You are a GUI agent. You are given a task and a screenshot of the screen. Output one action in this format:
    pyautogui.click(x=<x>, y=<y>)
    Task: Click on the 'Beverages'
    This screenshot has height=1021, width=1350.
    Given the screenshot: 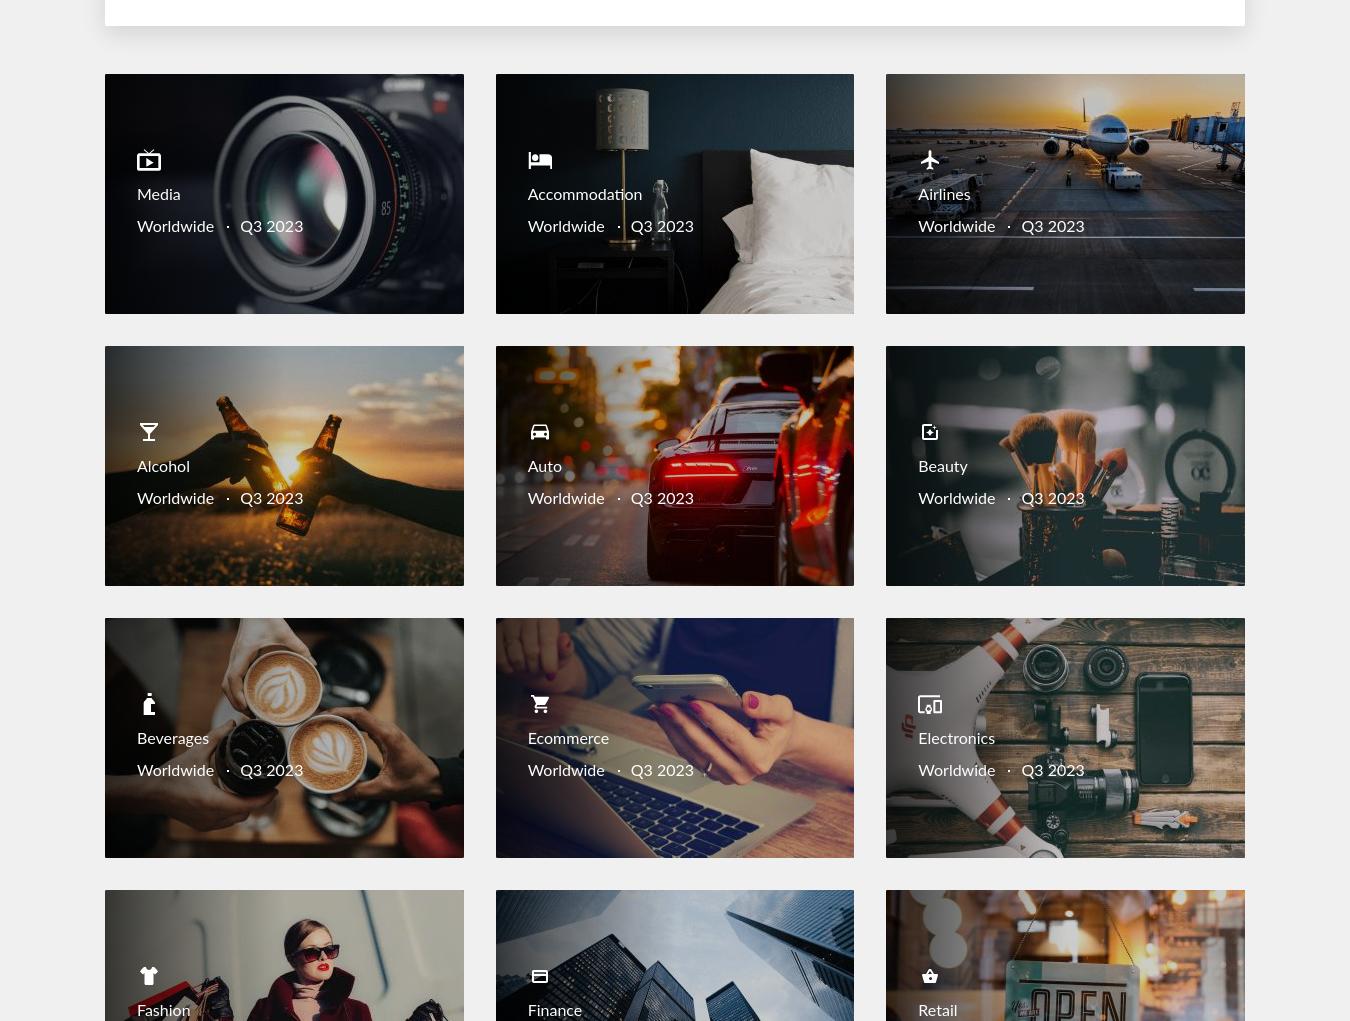 What is the action you would take?
    pyautogui.click(x=172, y=737)
    